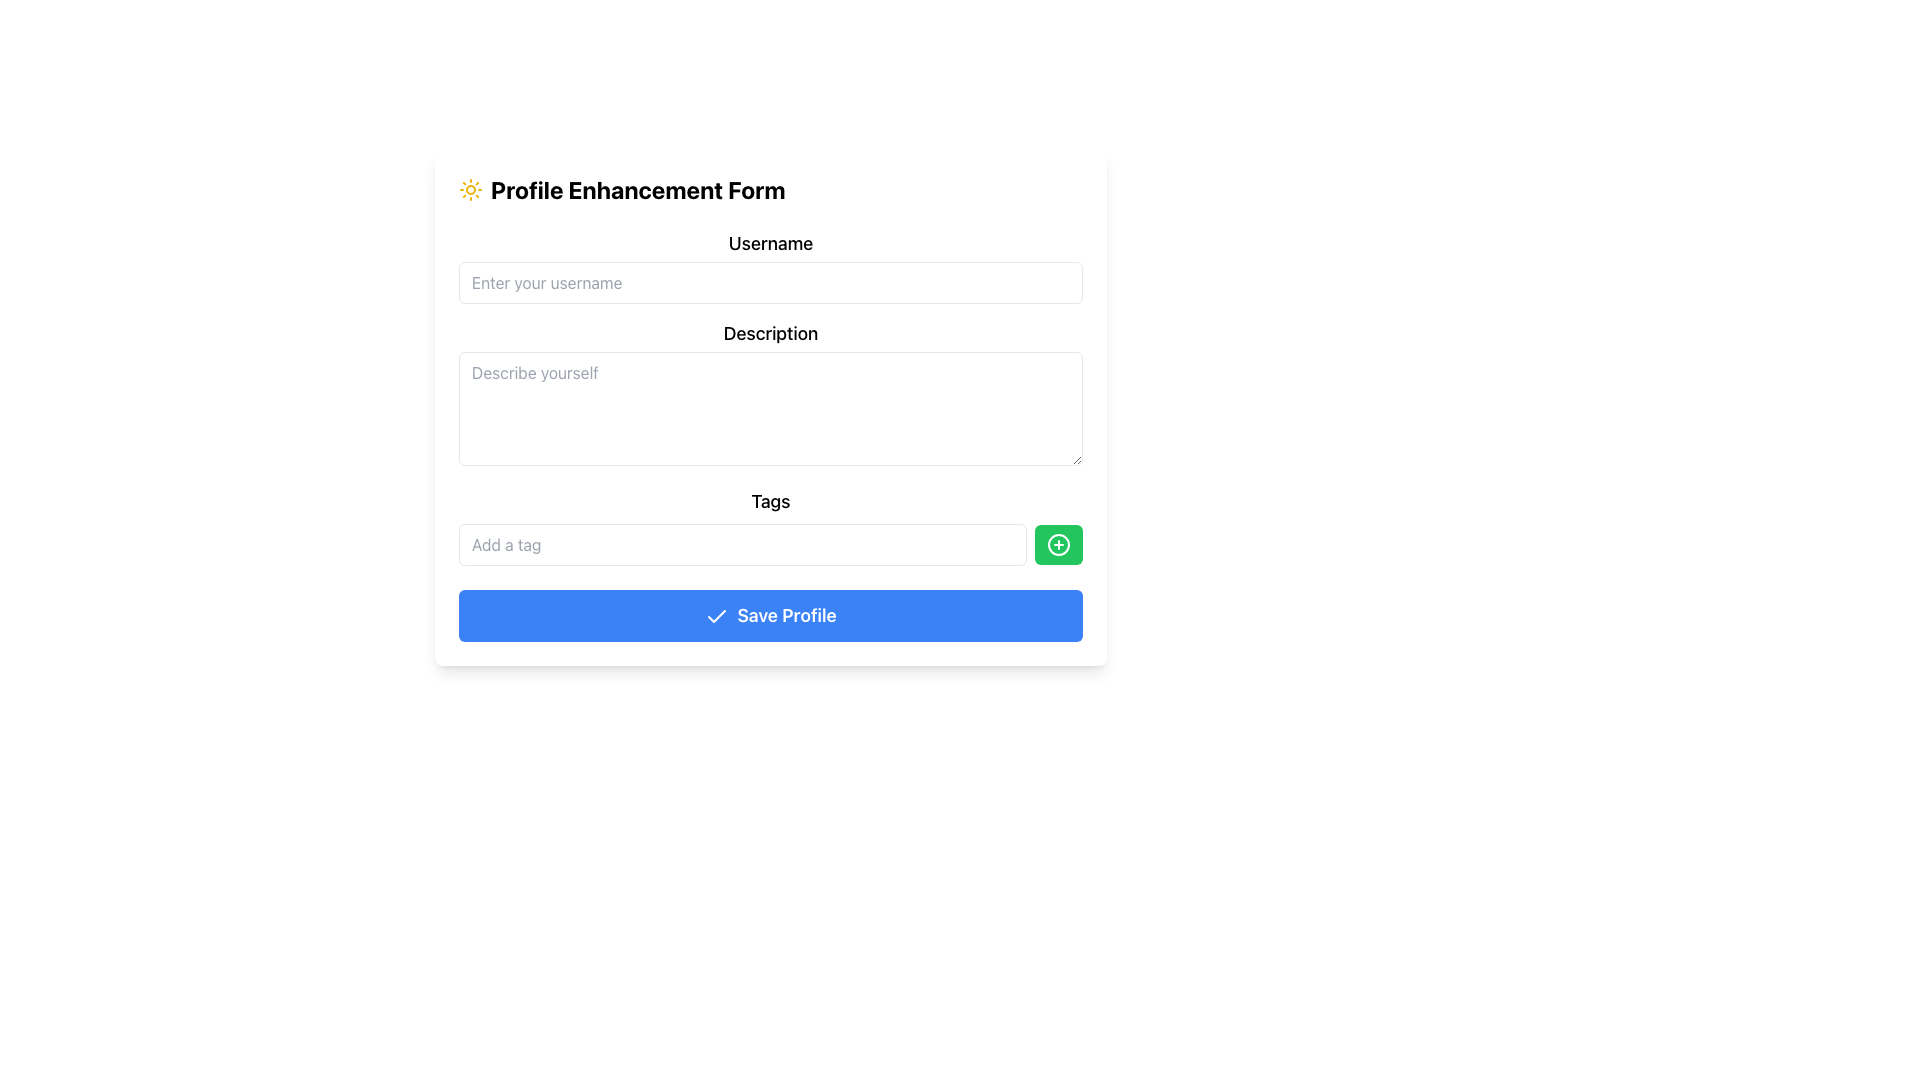 This screenshot has height=1080, width=1920. What do you see at coordinates (1058, 544) in the screenshot?
I see `the button with an embedded icon located in the 'Tags' section of the form` at bounding box center [1058, 544].